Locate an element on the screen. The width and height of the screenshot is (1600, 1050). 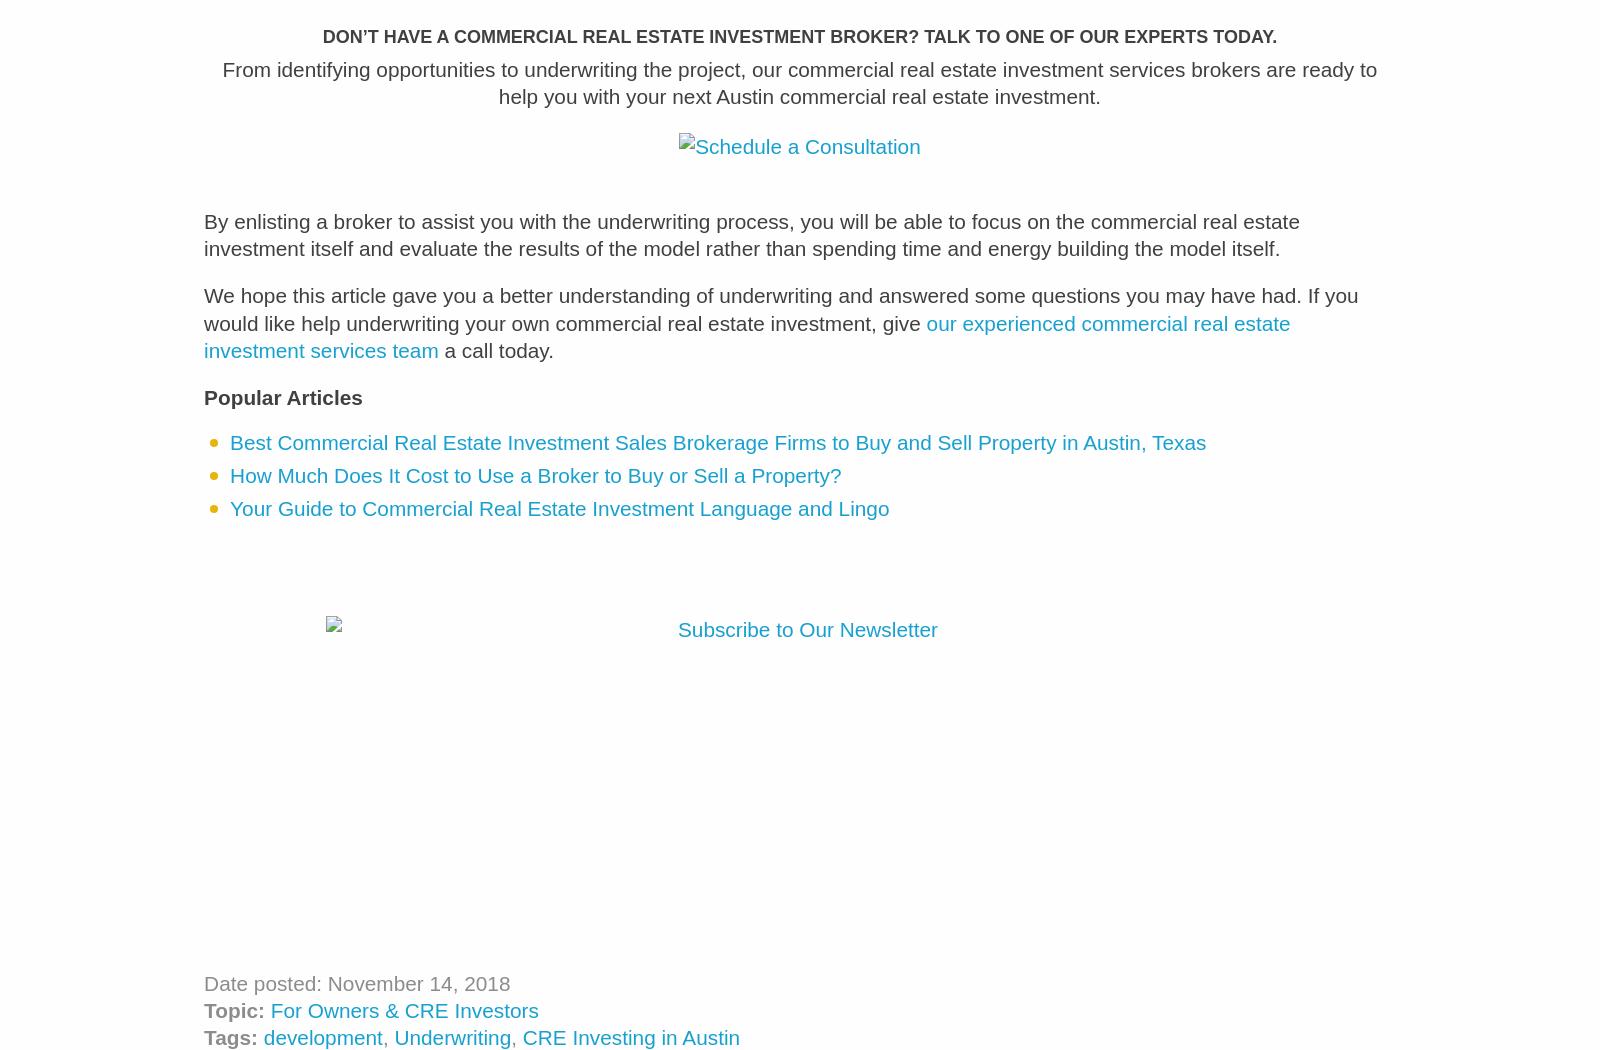
'Date posted: November 14, 2018' is located at coordinates (356, 997).